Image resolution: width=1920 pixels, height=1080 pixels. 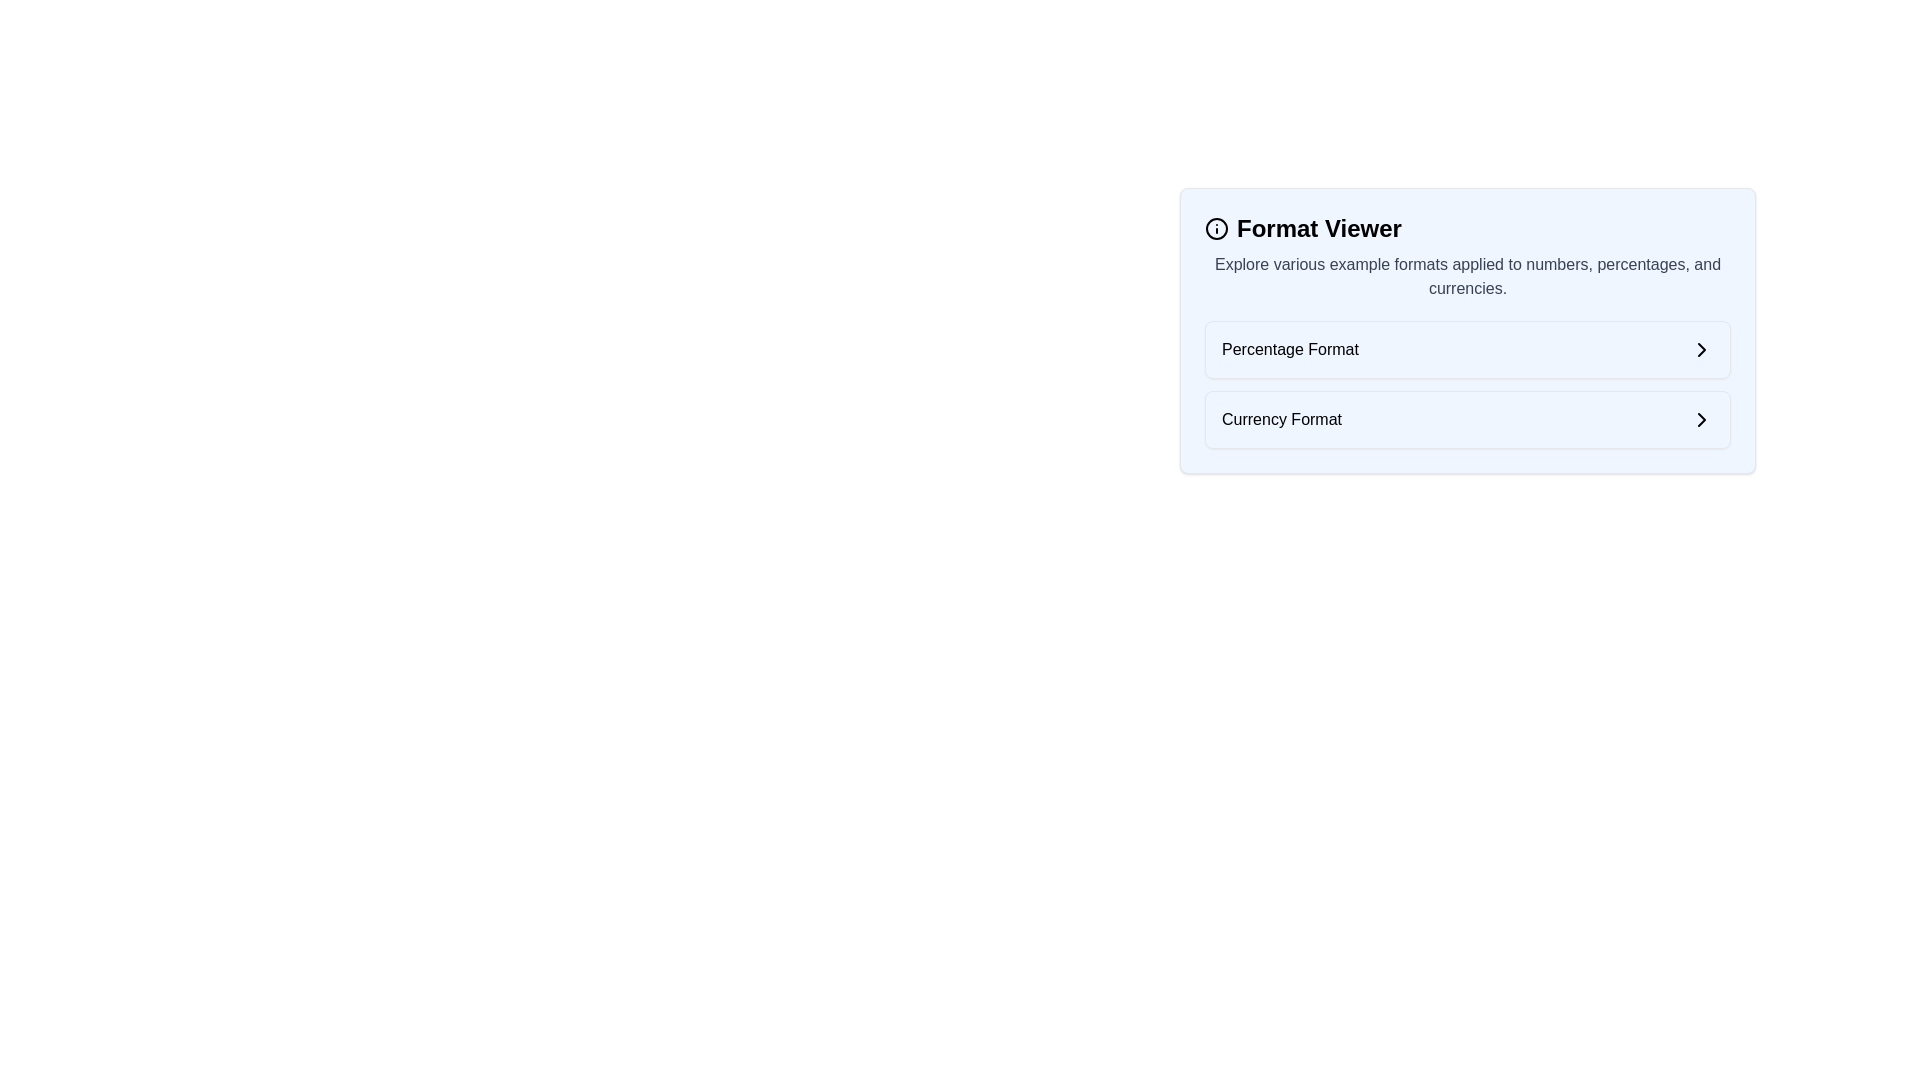 What do you see at coordinates (1701, 419) in the screenshot?
I see `the chevron icon located at the far-right side of the 'Currency Format' button to visually highlight it` at bounding box center [1701, 419].